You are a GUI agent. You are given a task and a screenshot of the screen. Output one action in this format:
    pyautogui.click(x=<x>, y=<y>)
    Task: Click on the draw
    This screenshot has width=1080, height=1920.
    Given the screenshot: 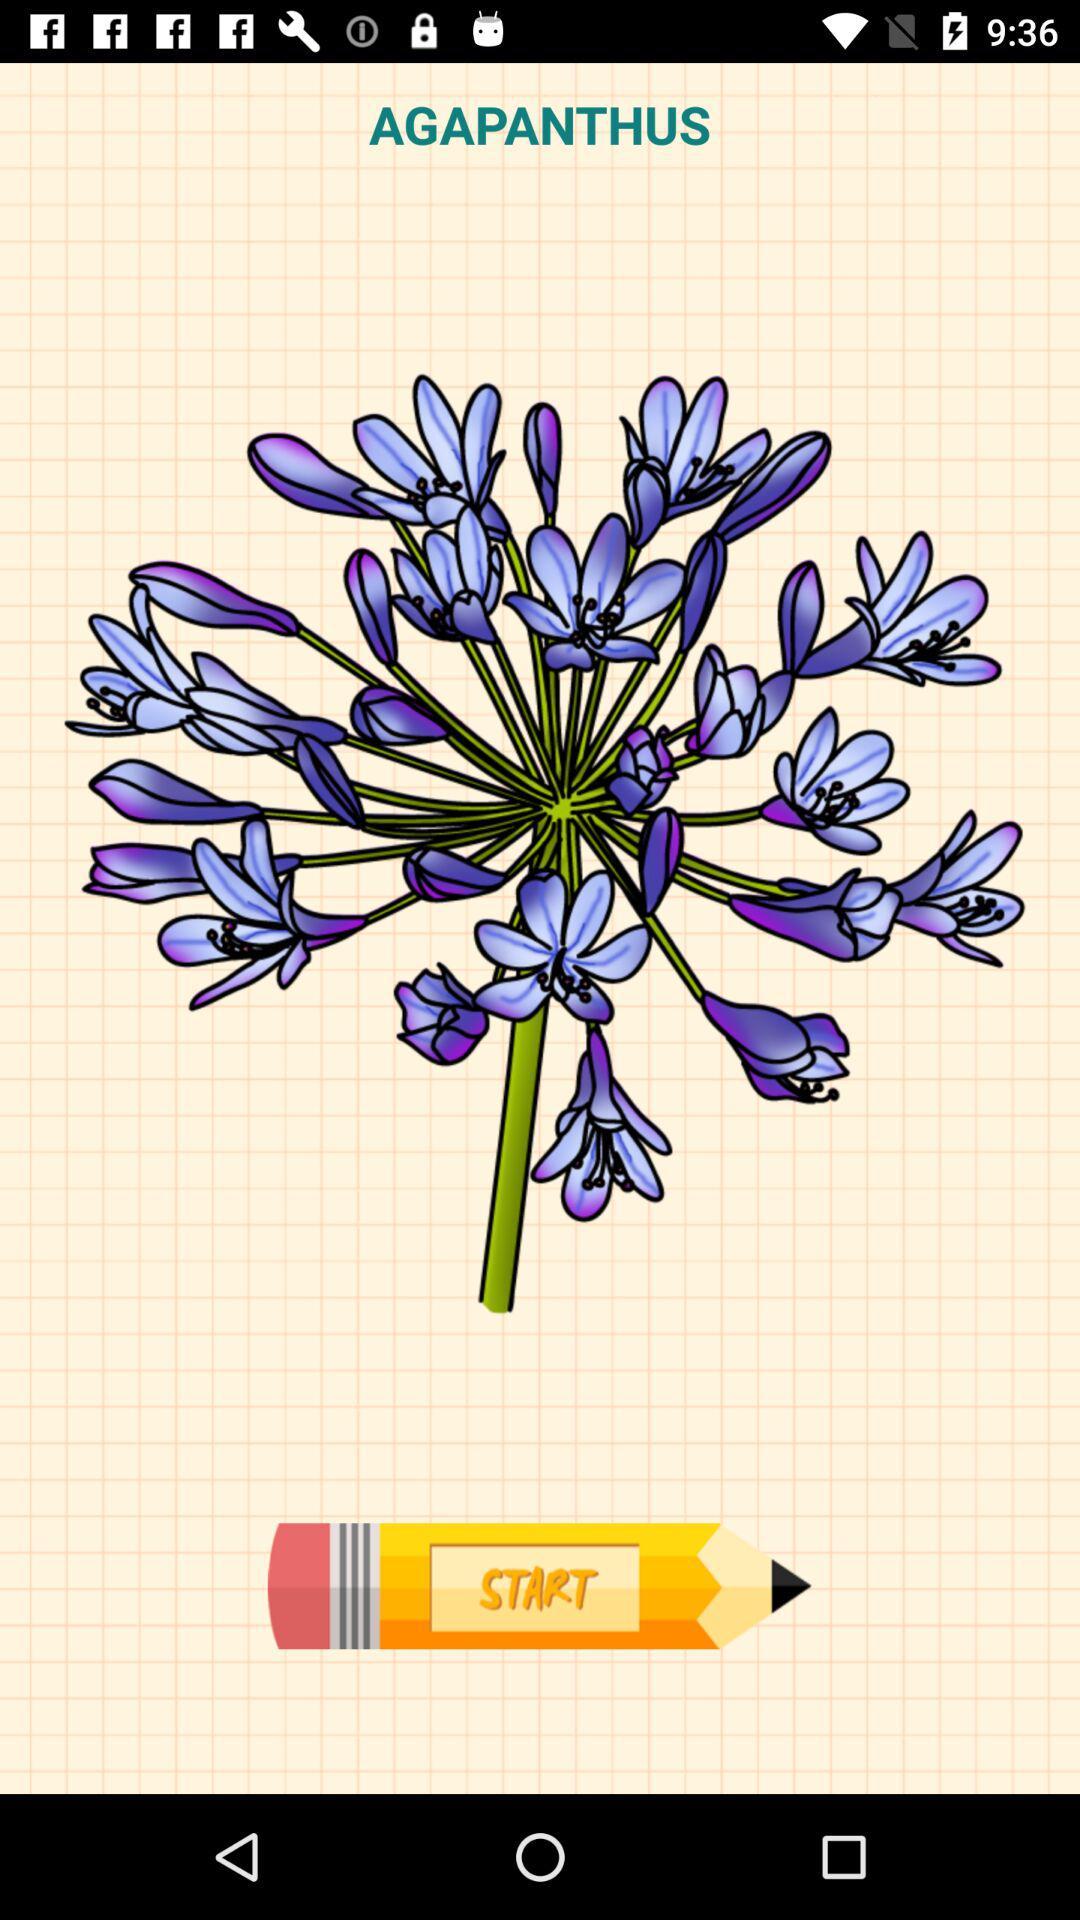 What is the action you would take?
    pyautogui.click(x=538, y=1585)
    